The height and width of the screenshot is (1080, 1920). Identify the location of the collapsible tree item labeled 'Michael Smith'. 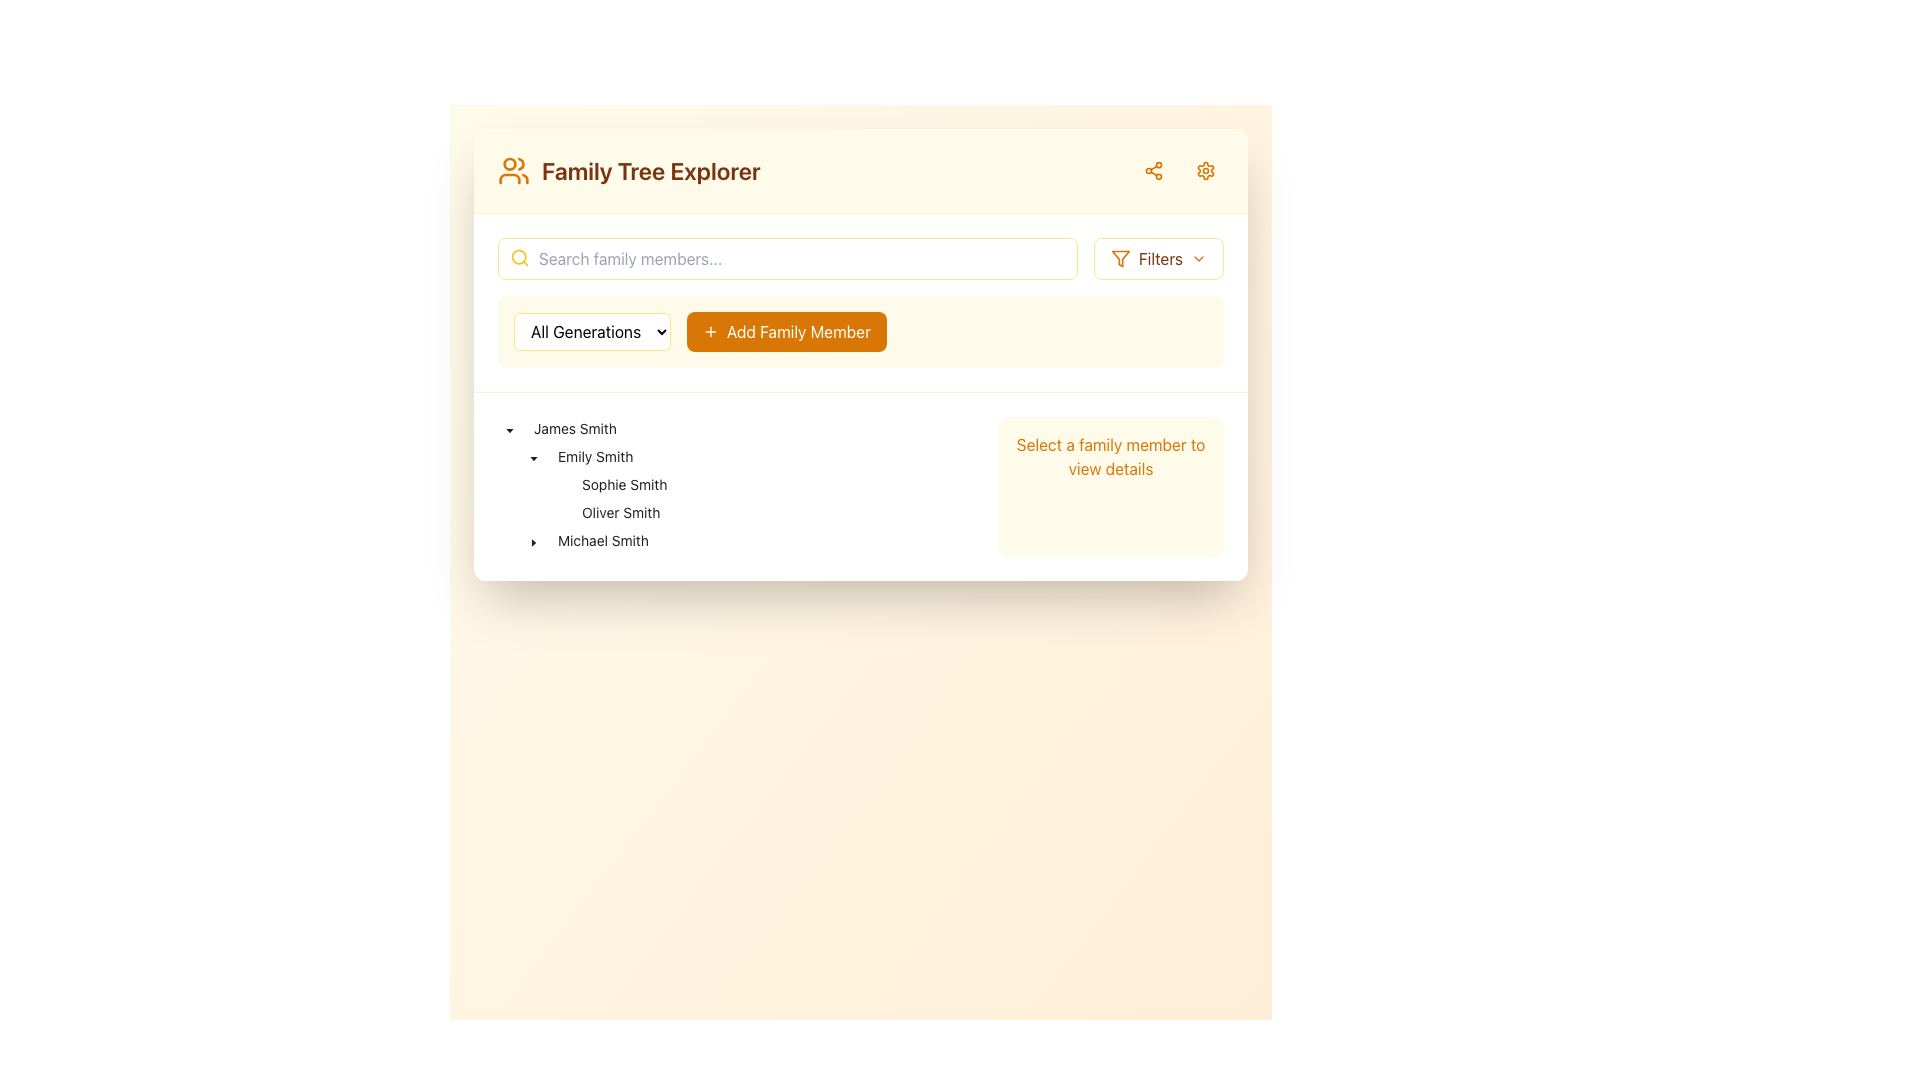
(575, 540).